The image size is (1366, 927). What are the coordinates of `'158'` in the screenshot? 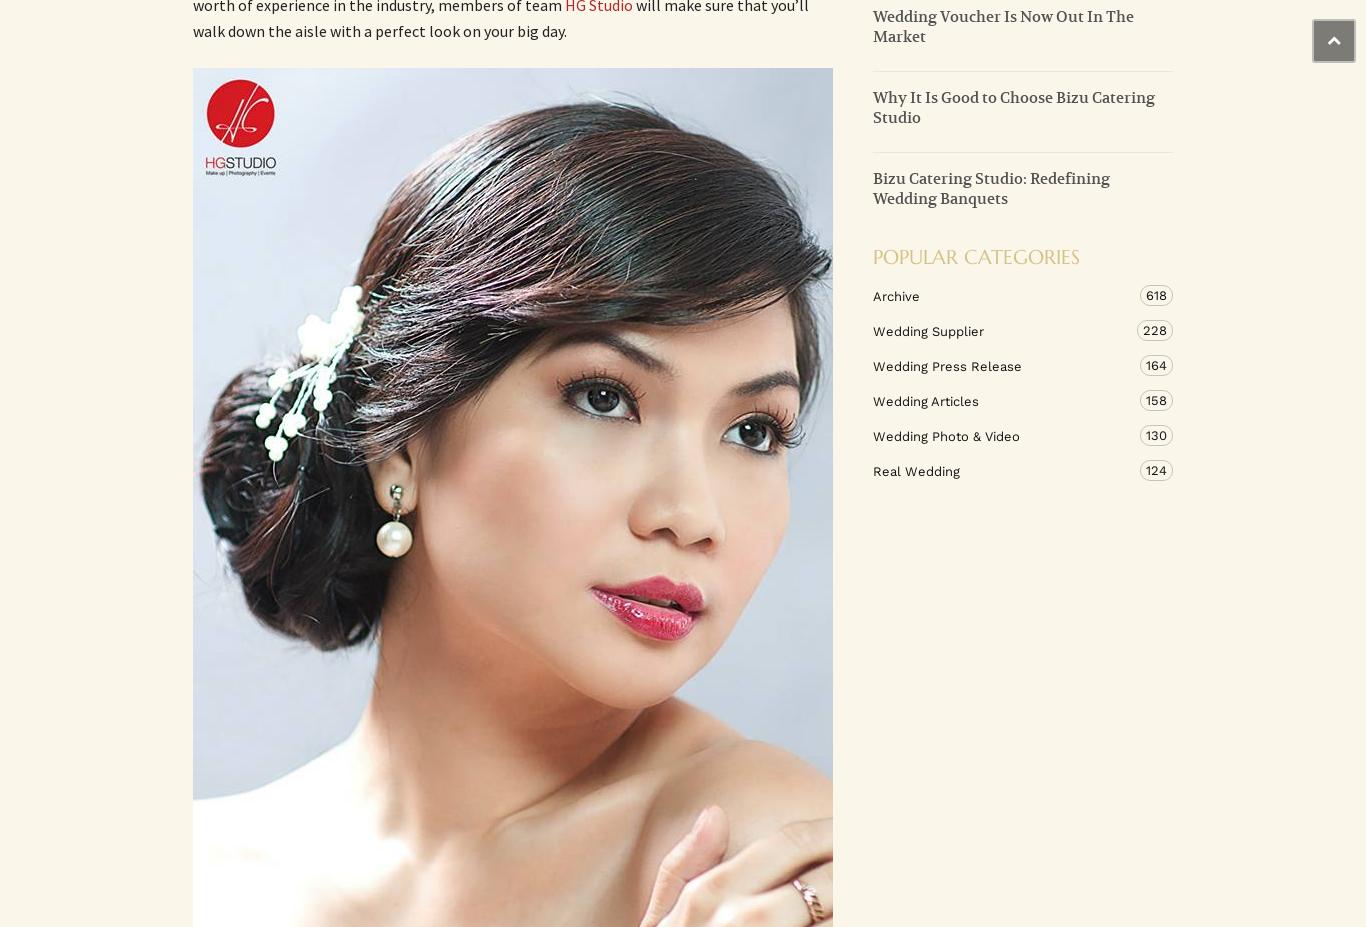 It's located at (1156, 398).